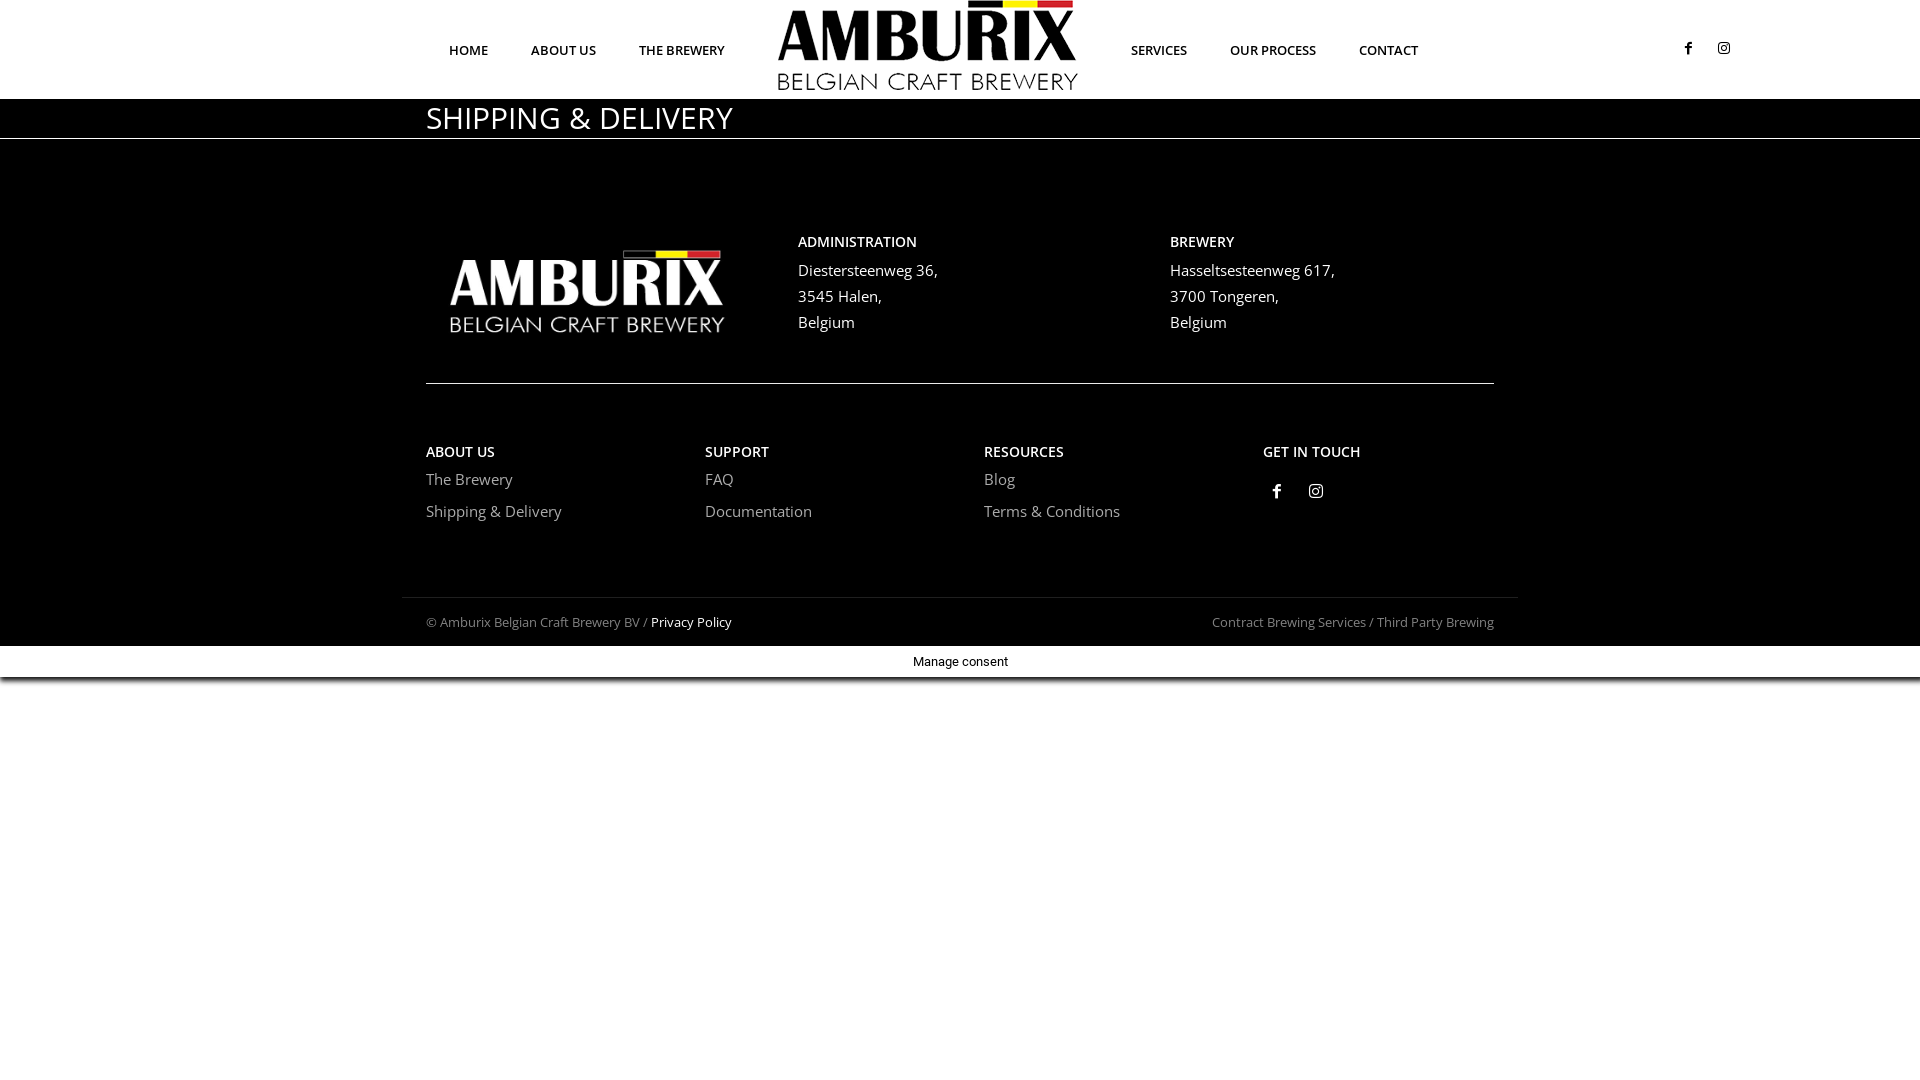  Describe the element at coordinates (1158, 49) in the screenshot. I see `'SERVICES'` at that location.